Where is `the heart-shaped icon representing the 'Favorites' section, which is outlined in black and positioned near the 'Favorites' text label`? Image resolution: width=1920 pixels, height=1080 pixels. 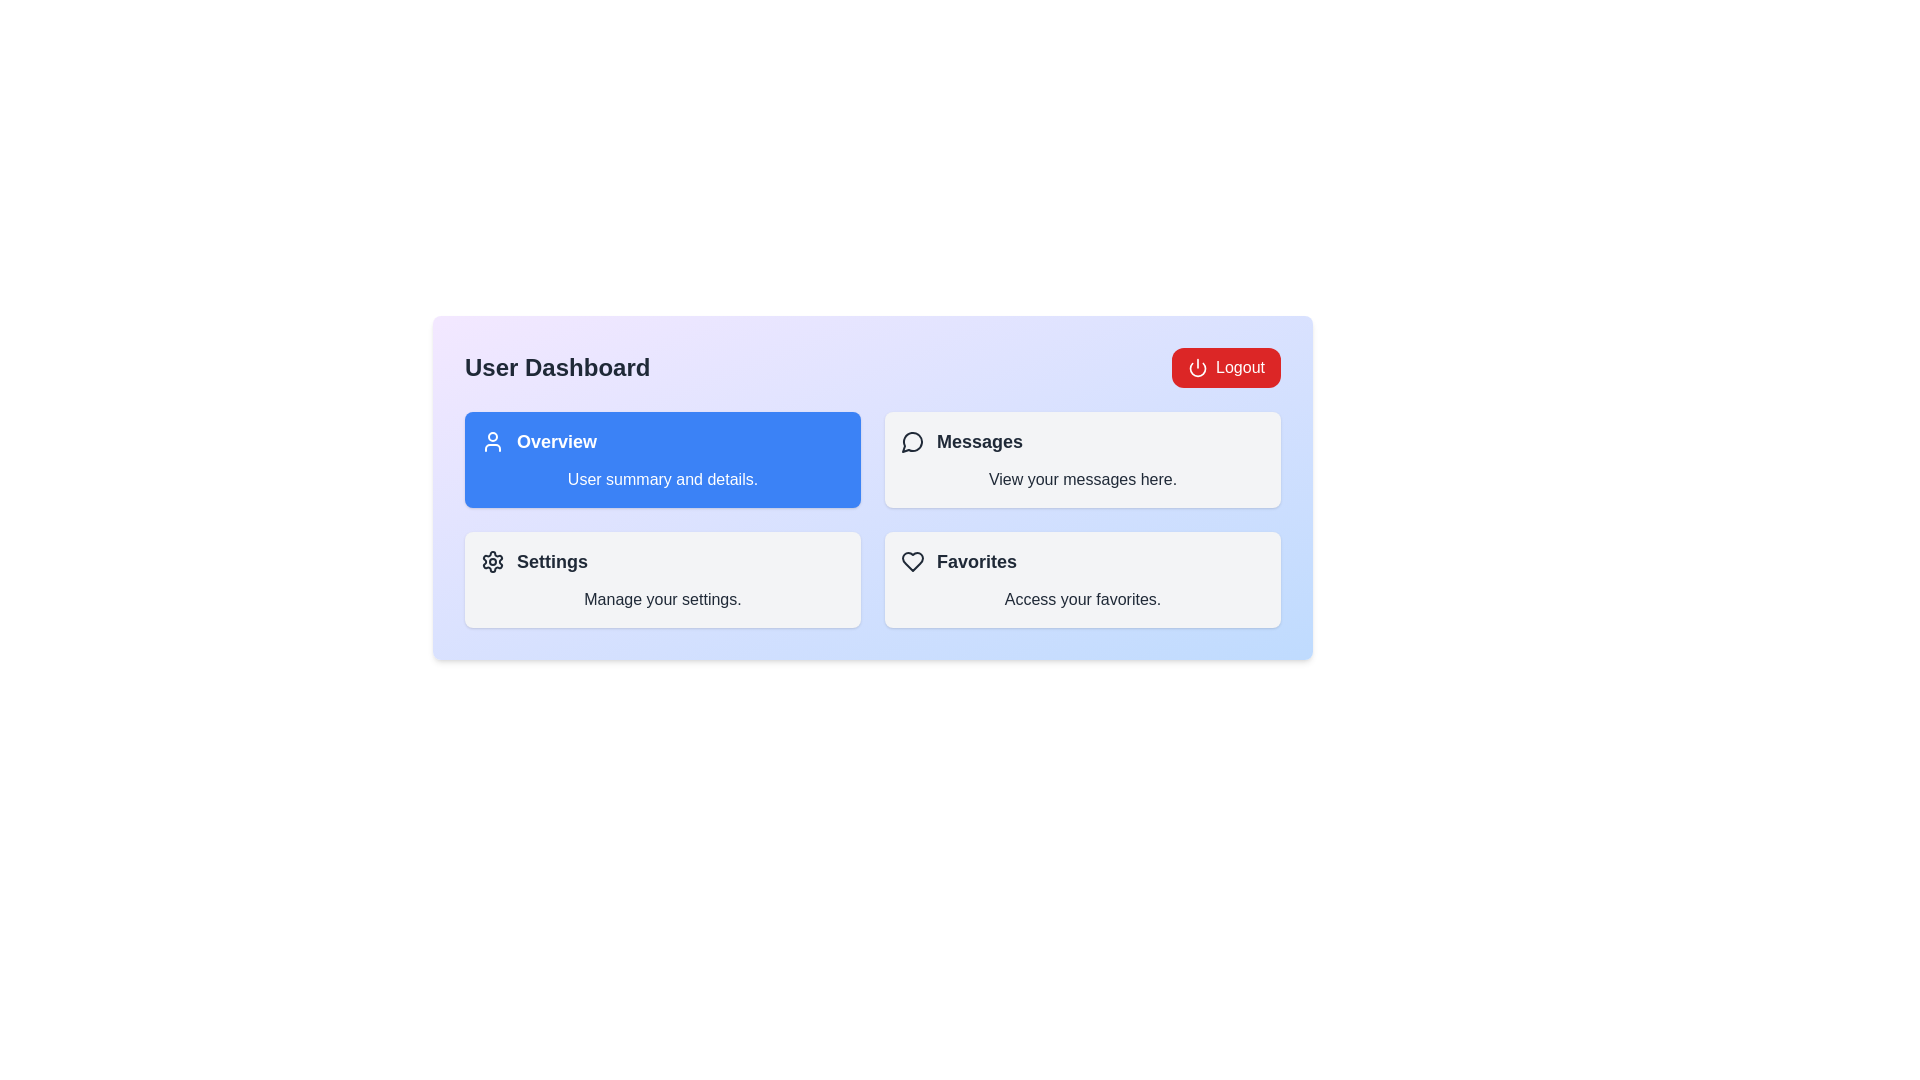 the heart-shaped icon representing the 'Favorites' section, which is outlined in black and positioned near the 'Favorites' text label is located at coordinates (911, 562).